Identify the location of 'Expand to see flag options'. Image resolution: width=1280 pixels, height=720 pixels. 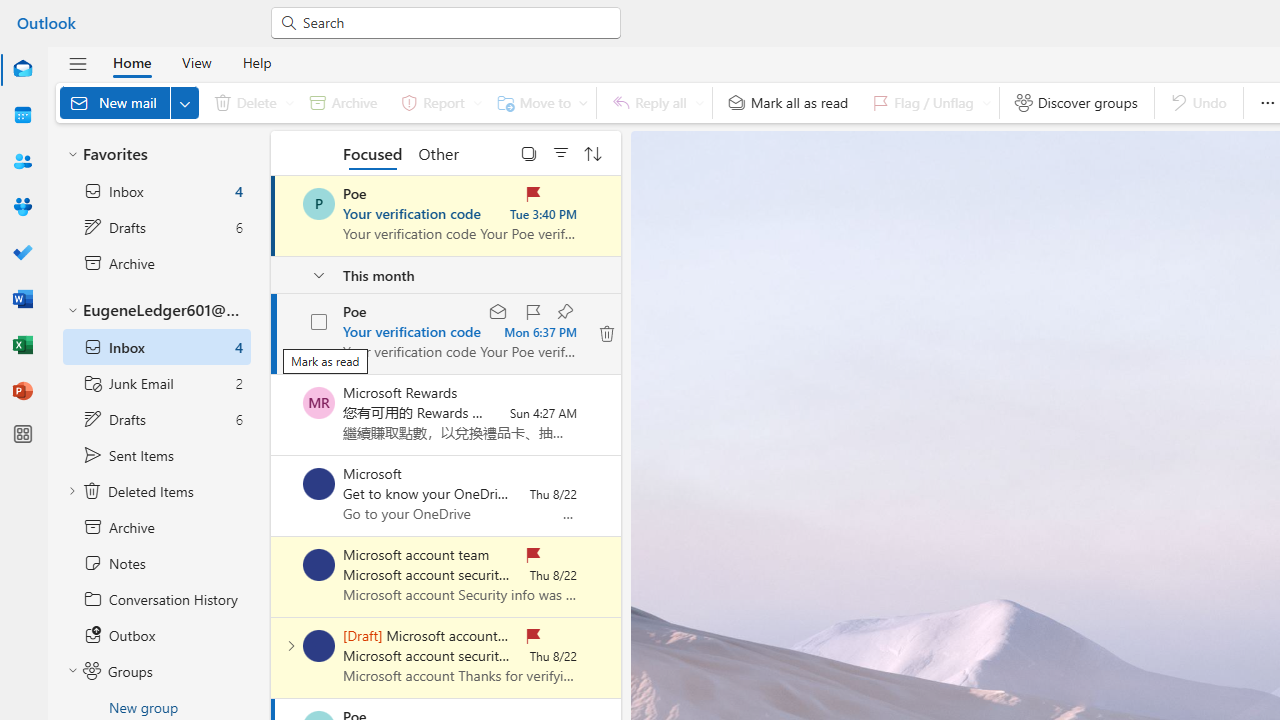
(986, 102).